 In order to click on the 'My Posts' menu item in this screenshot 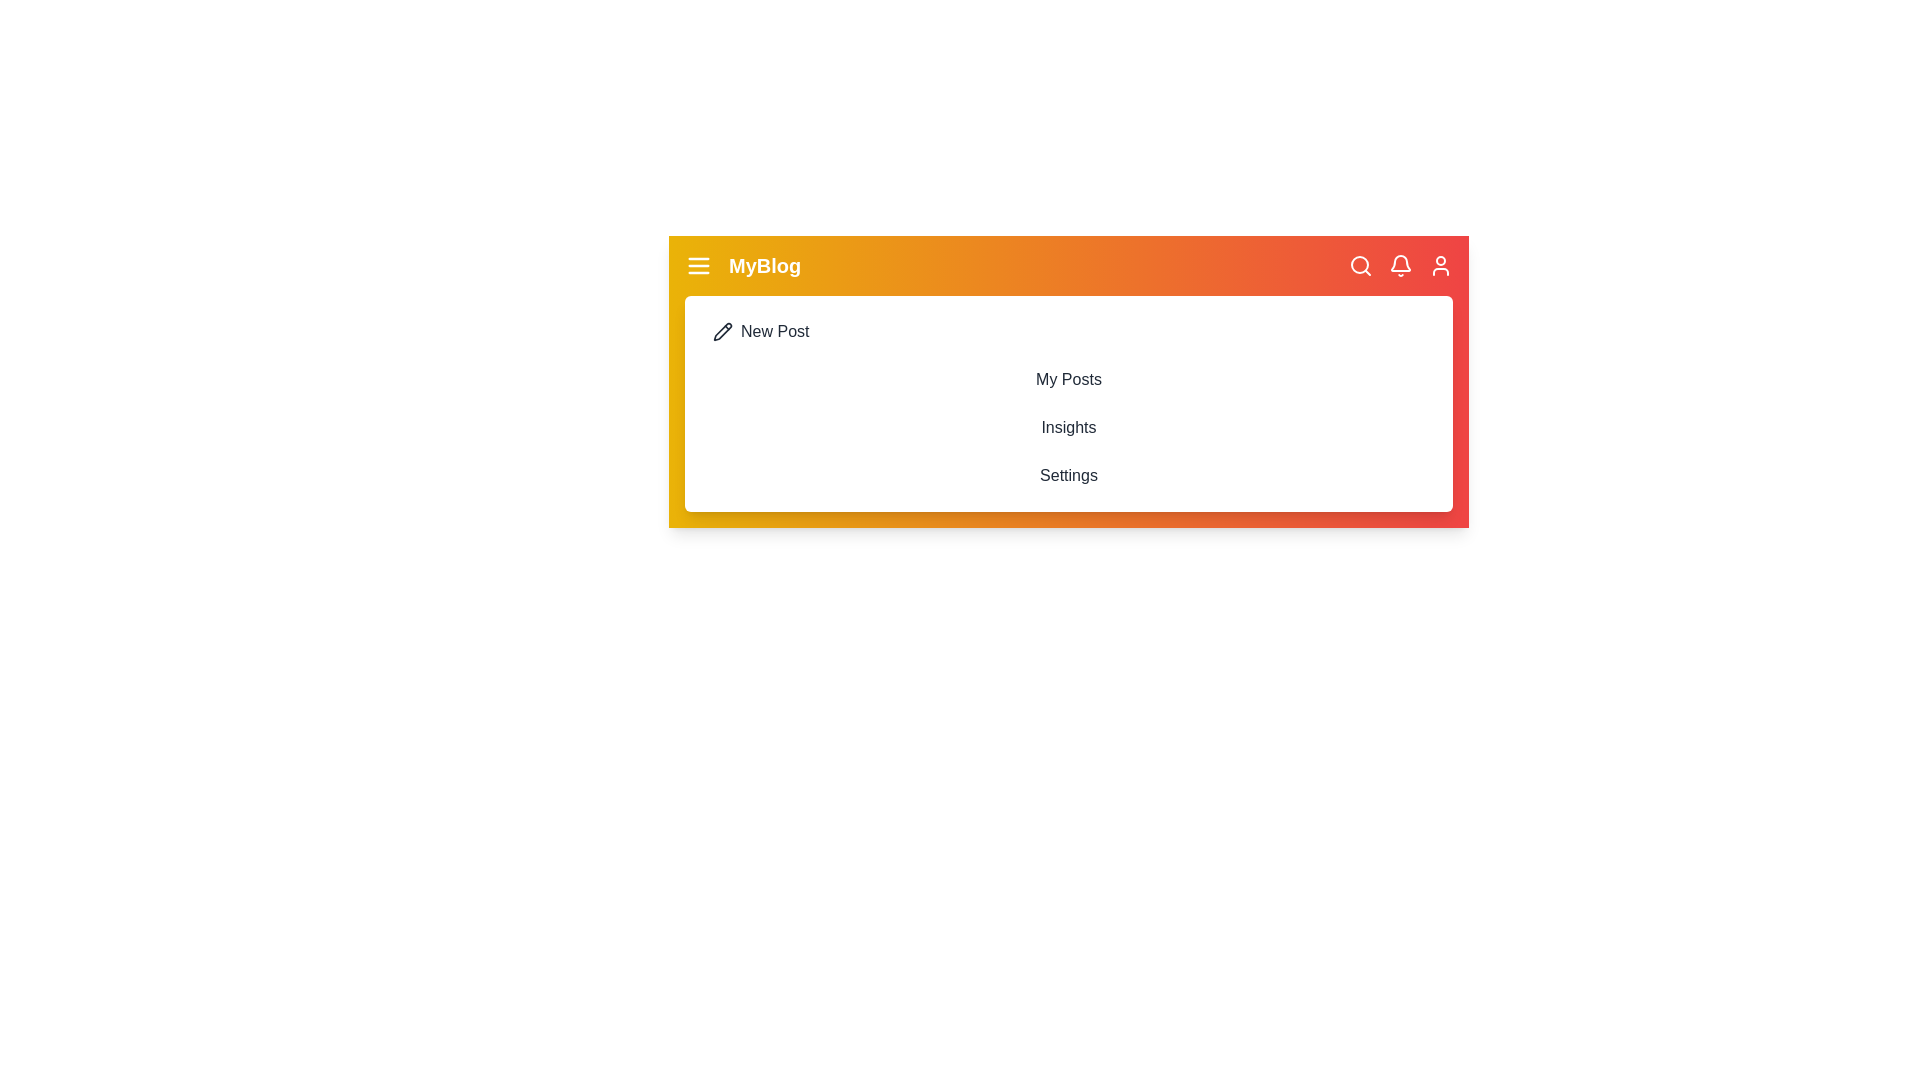, I will do `click(1068, 380)`.